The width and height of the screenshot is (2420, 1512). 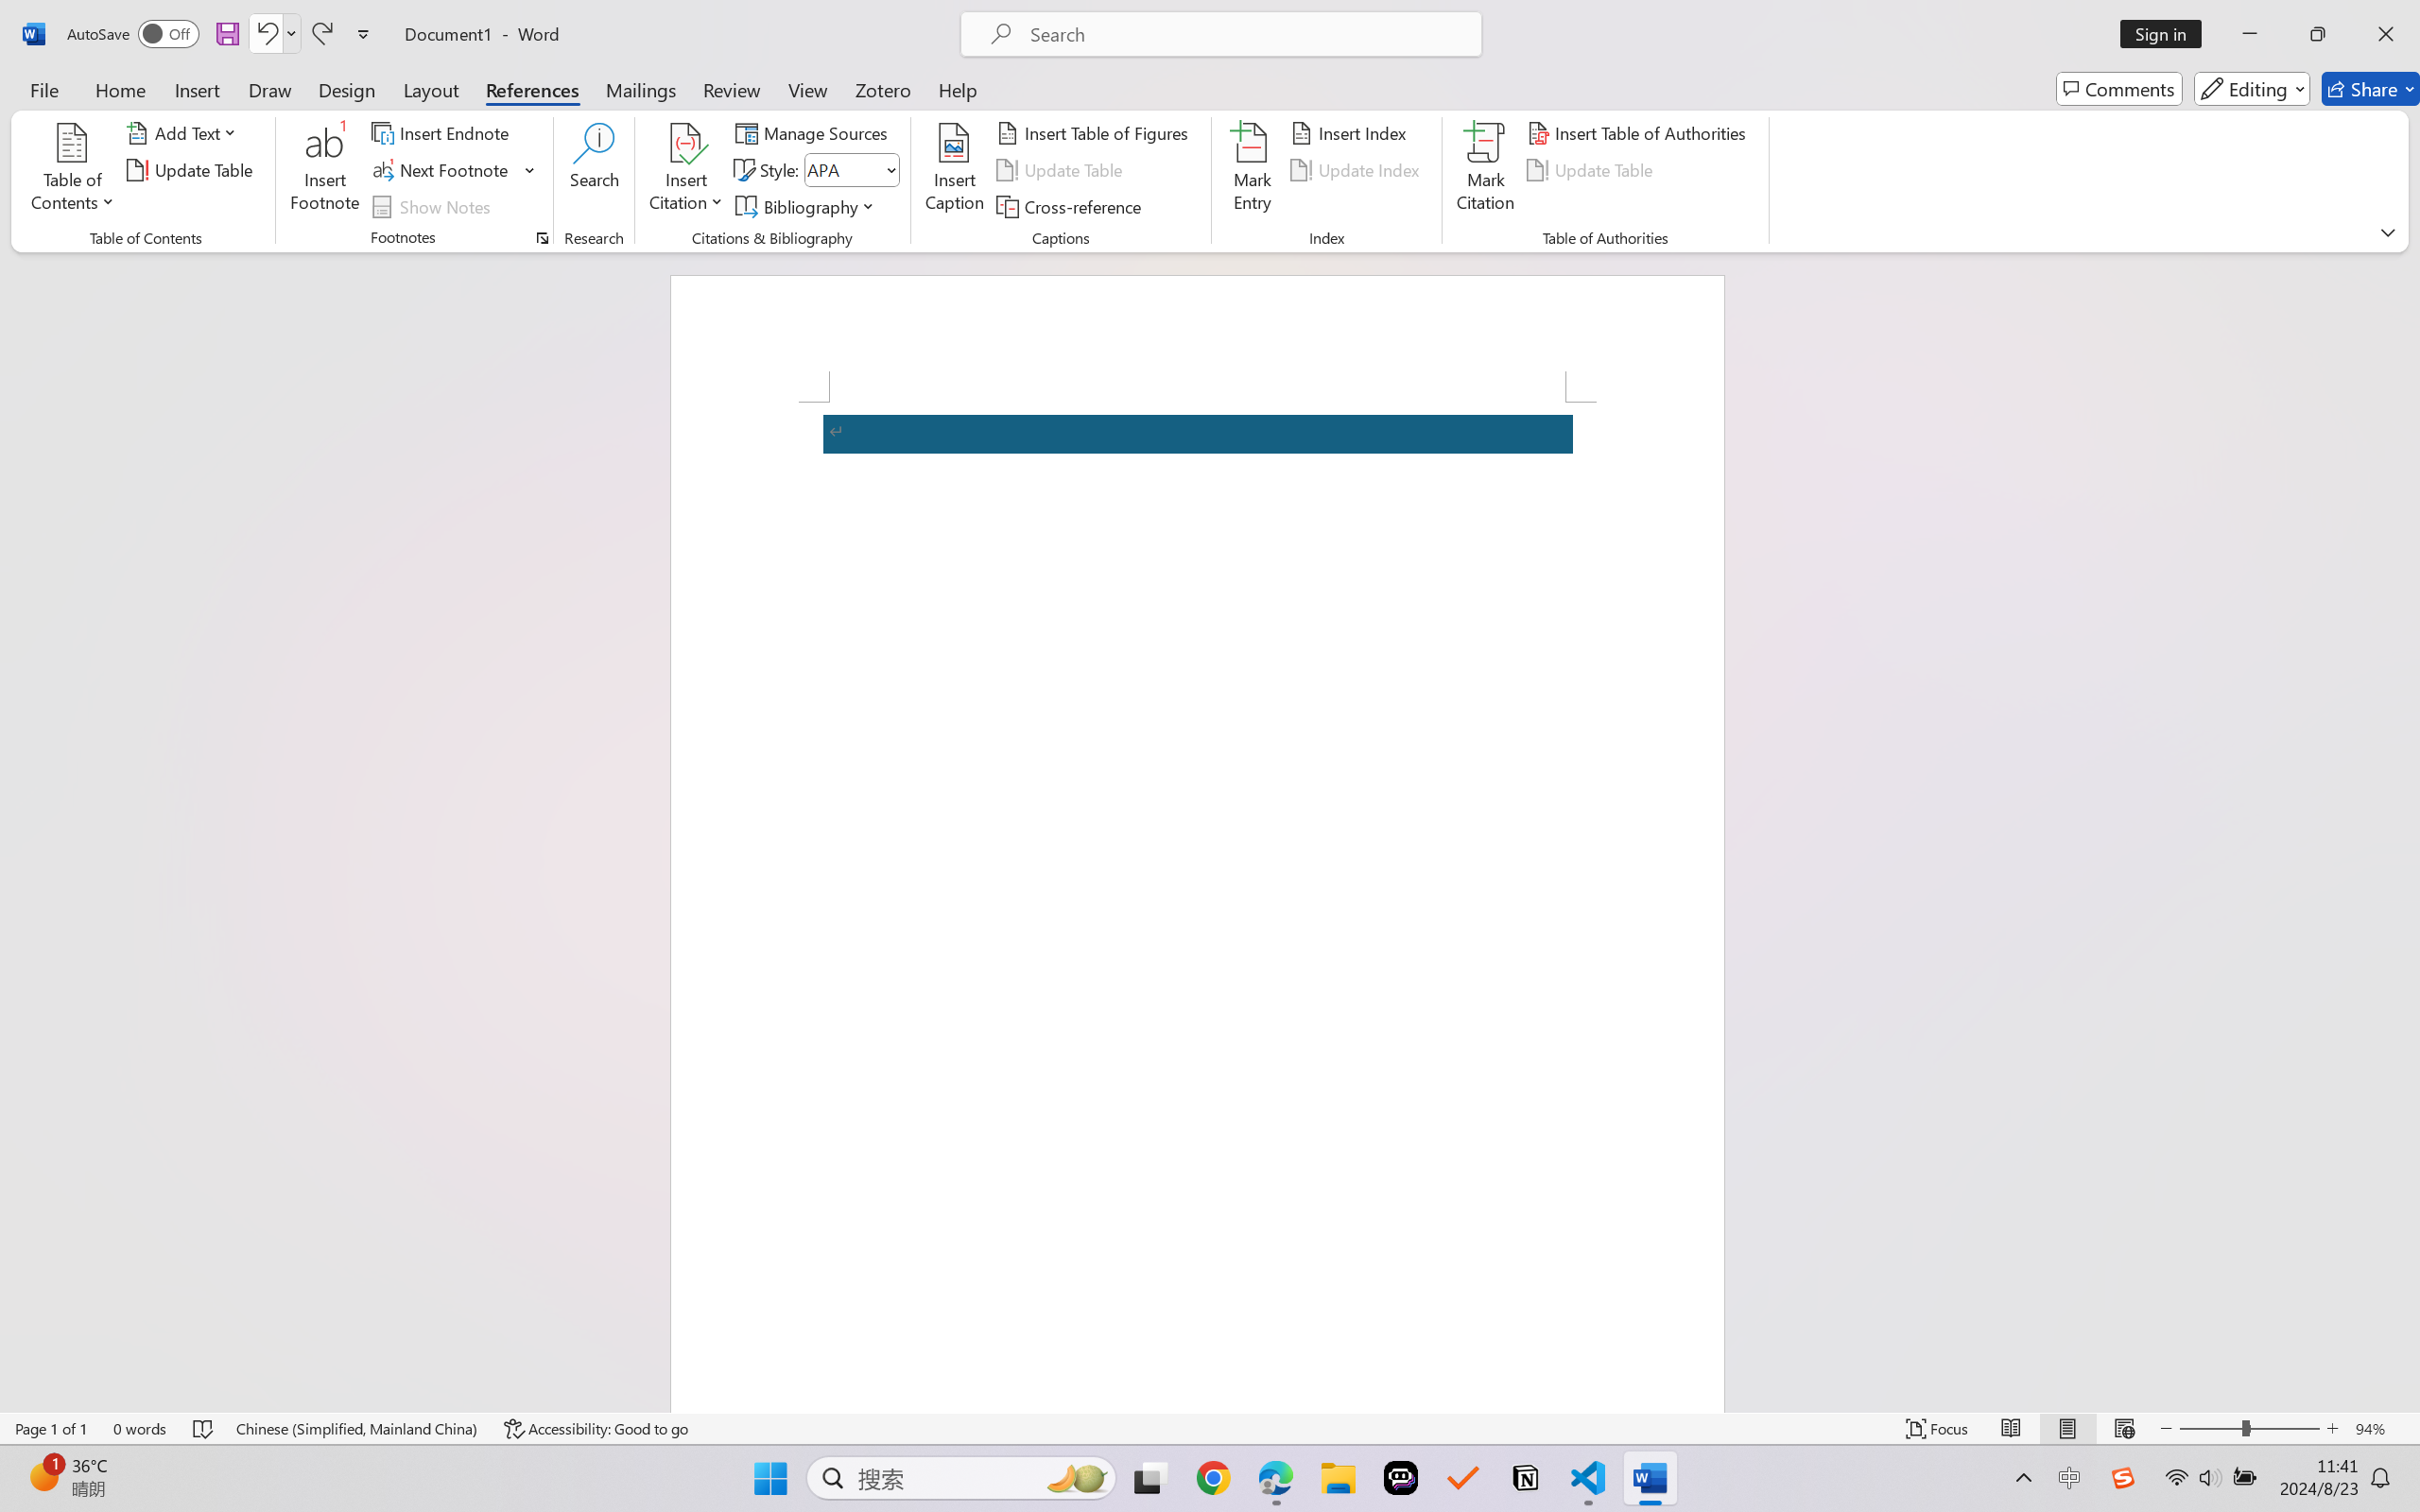 I want to click on 'Insert Index...', so click(x=1350, y=131).